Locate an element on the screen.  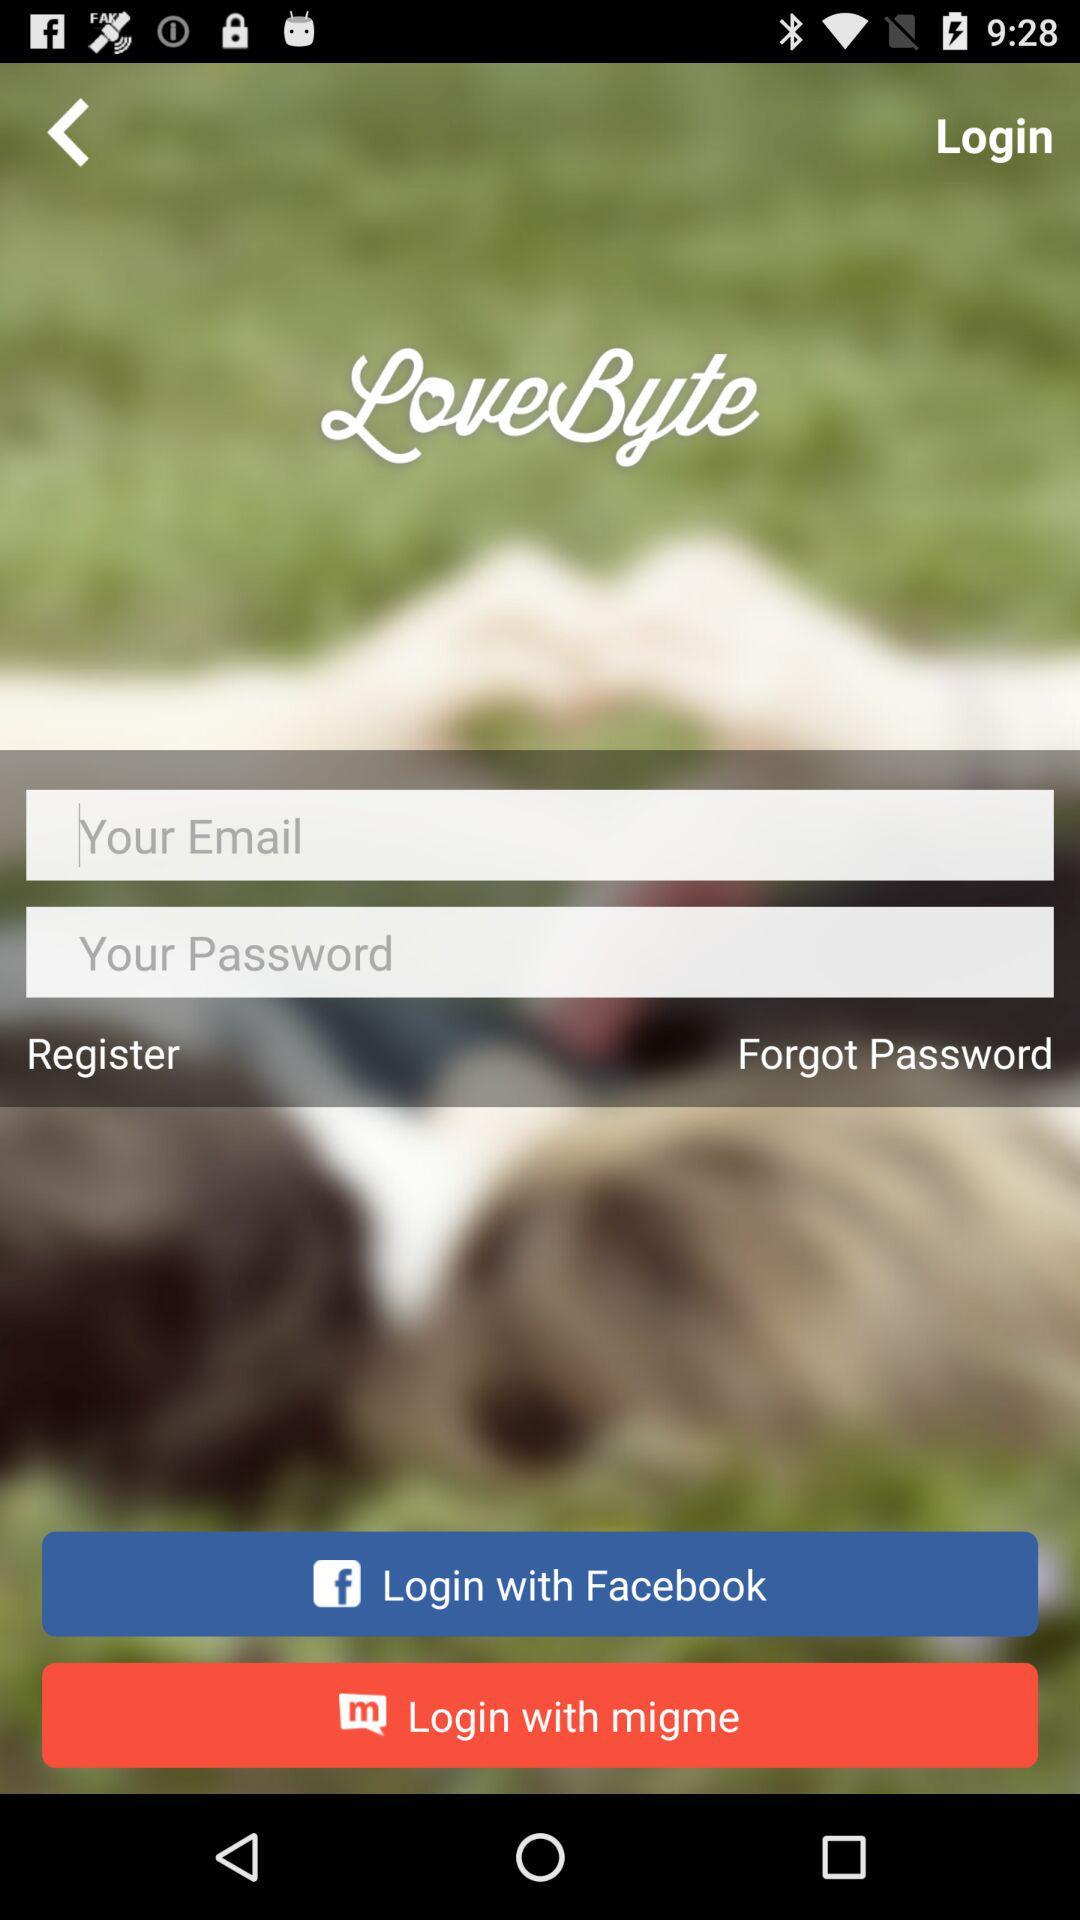
your password is located at coordinates (540, 951).